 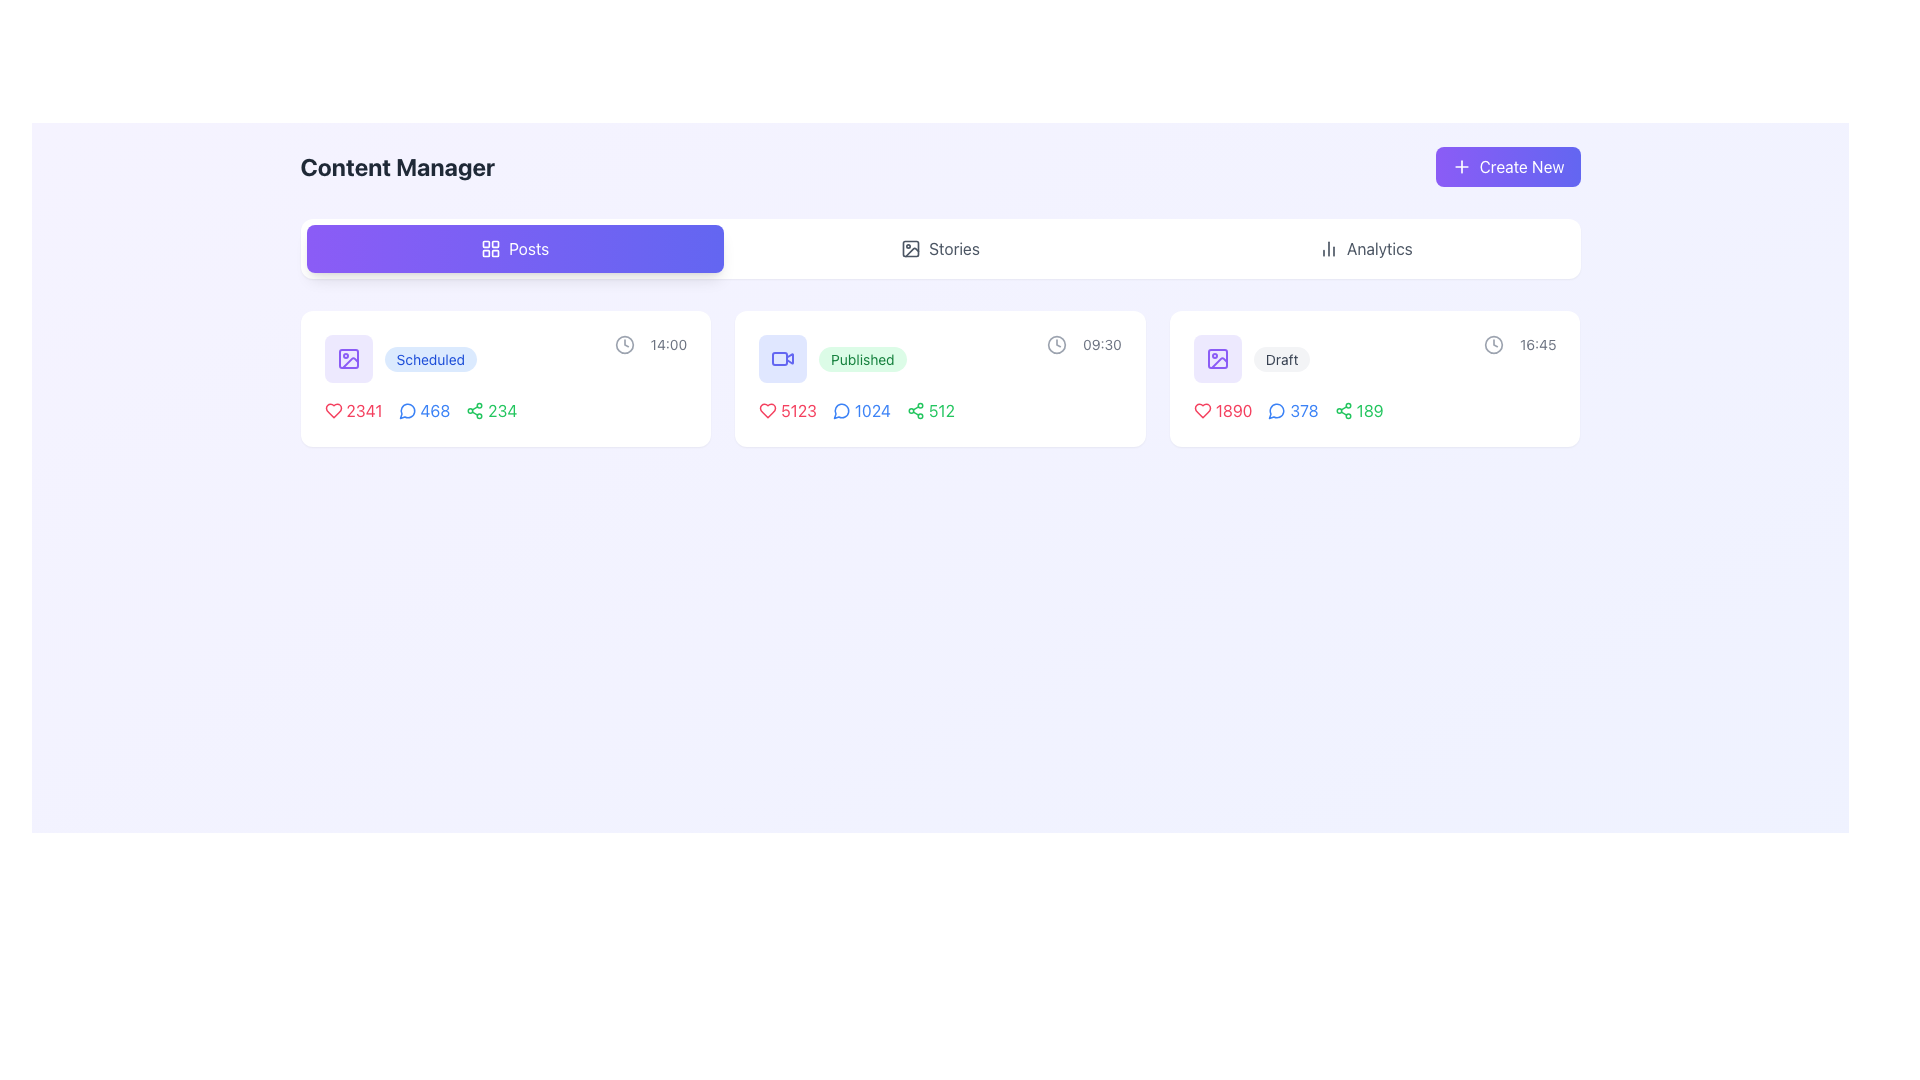 I want to click on the call-to-action button located in the top-right corner of the 'Content Manager' section, so click(x=1507, y=165).